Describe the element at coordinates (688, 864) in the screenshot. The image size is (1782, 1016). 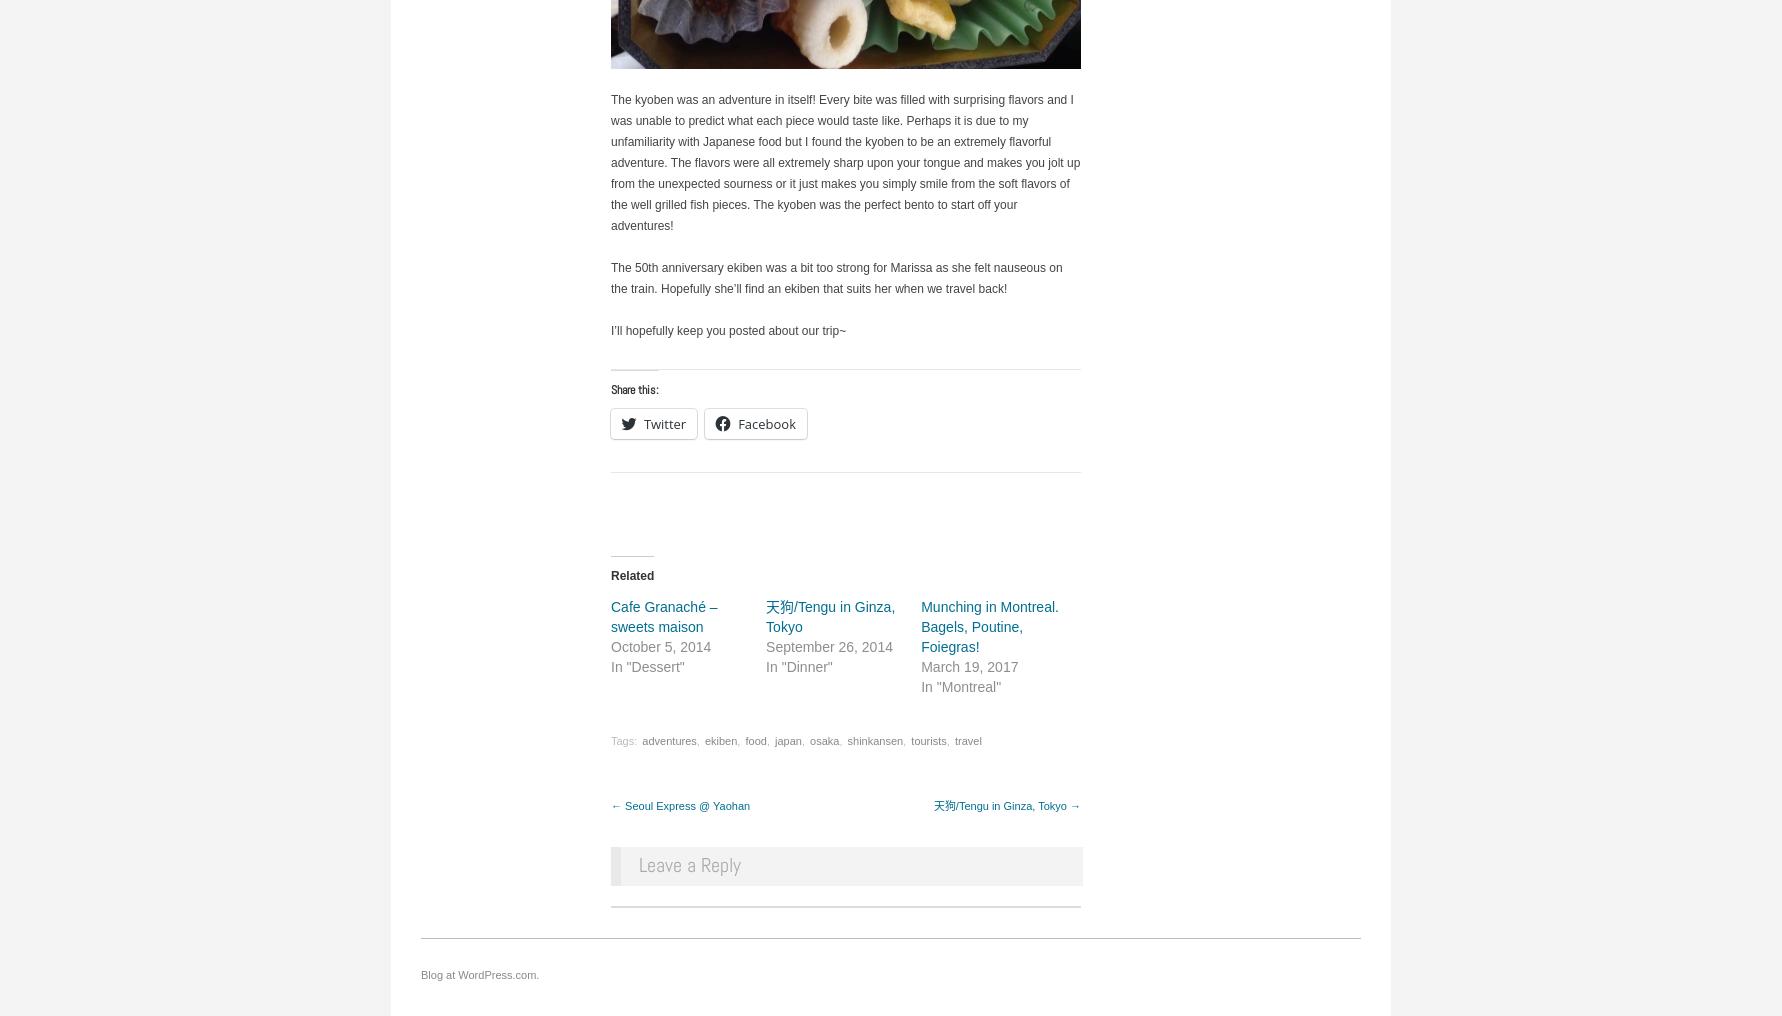
I see `'Leave a Reply'` at that location.